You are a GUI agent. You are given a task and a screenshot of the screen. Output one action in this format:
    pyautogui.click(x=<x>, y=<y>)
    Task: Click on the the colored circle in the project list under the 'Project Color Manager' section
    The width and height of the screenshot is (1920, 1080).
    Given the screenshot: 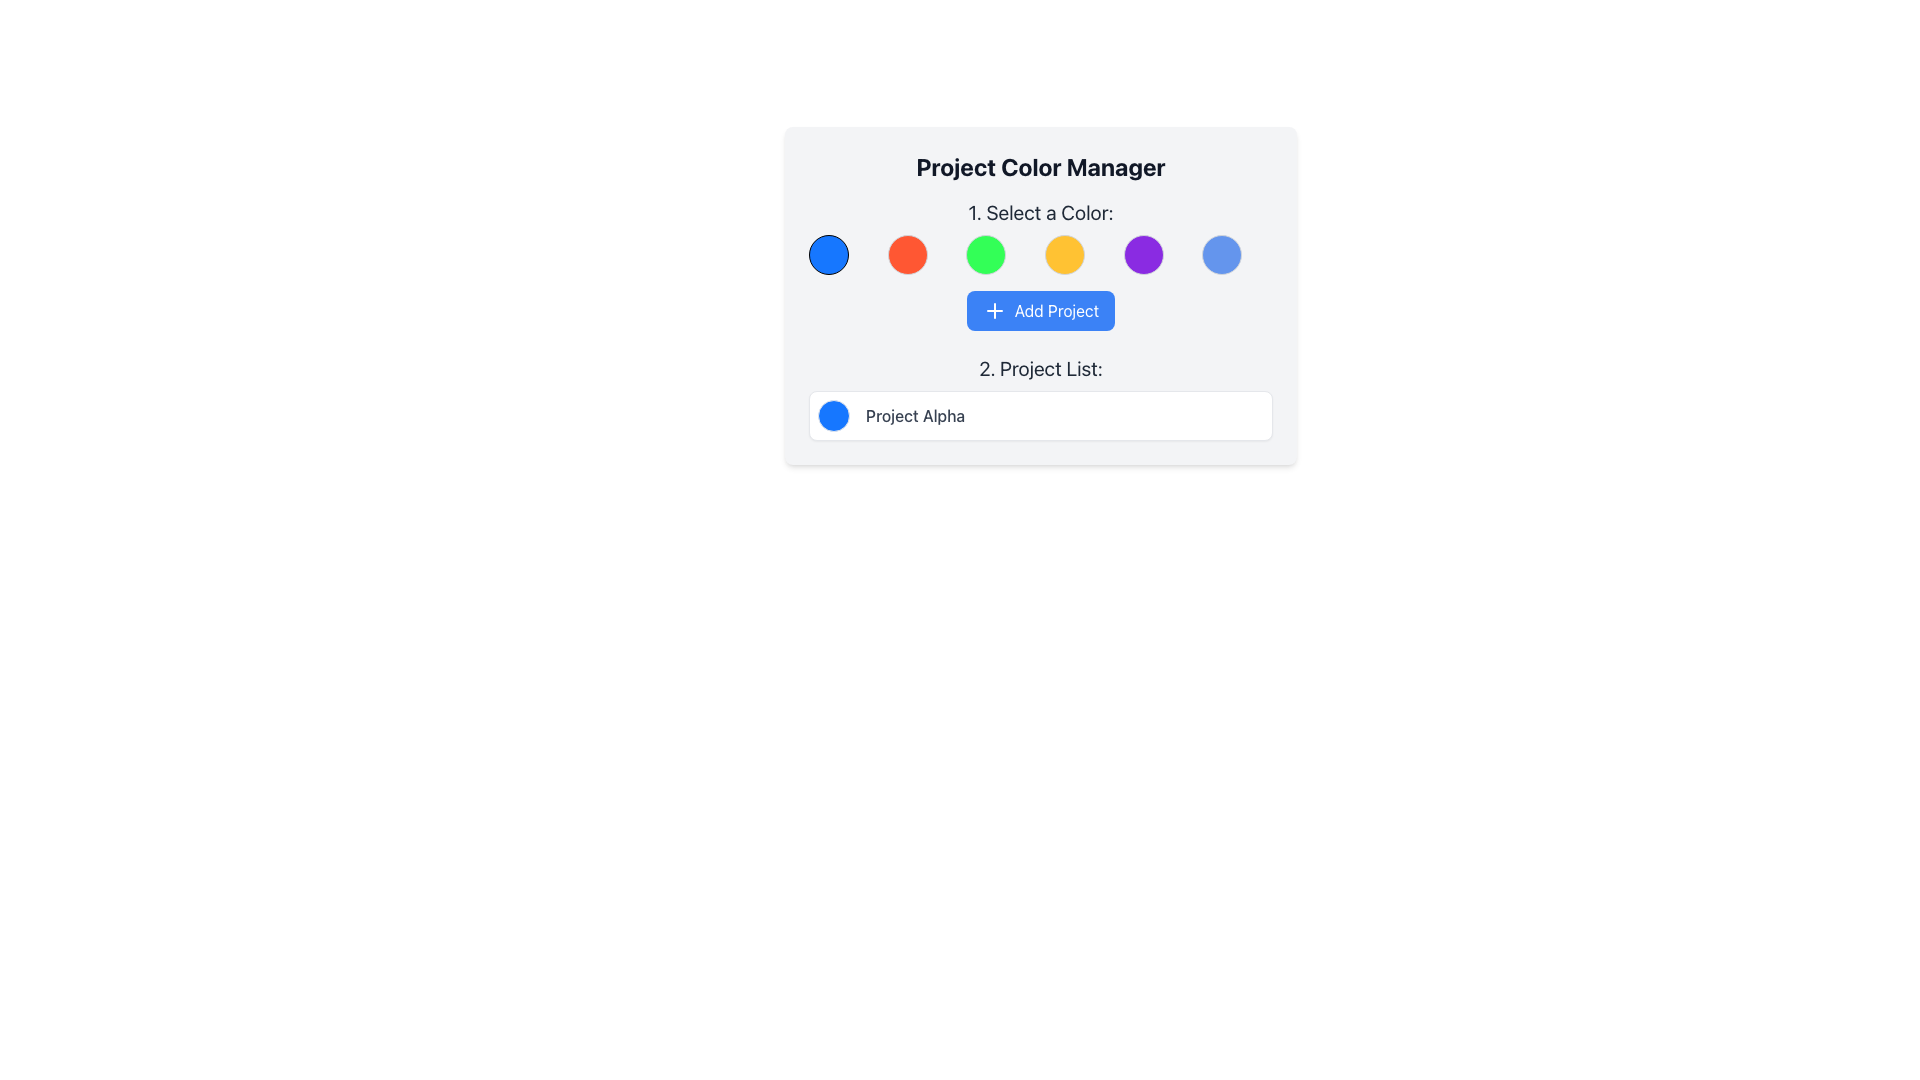 What is the action you would take?
    pyautogui.click(x=1040, y=397)
    